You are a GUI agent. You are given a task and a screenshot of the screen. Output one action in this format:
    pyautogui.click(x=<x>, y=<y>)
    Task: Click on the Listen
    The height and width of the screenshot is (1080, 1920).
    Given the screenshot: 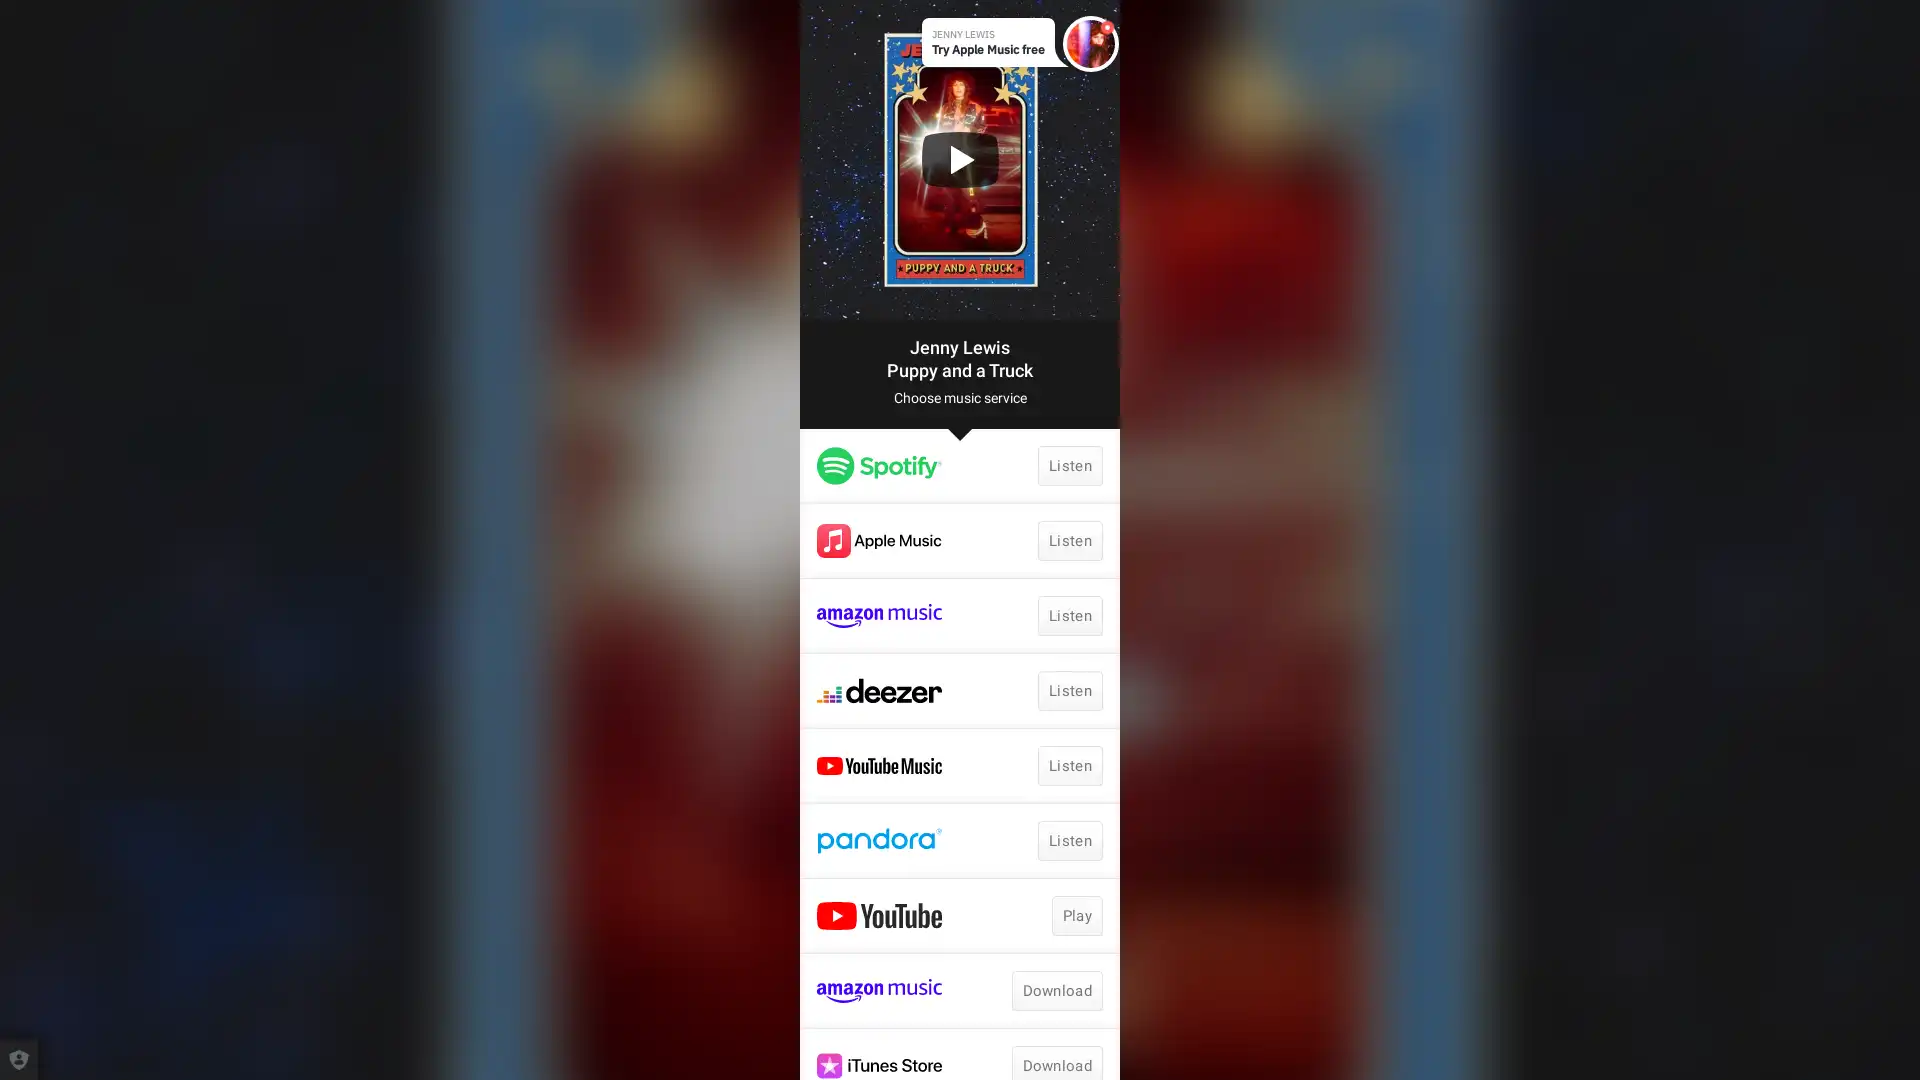 What is the action you would take?
    pyautogui.click(x=1069, y=689)
    